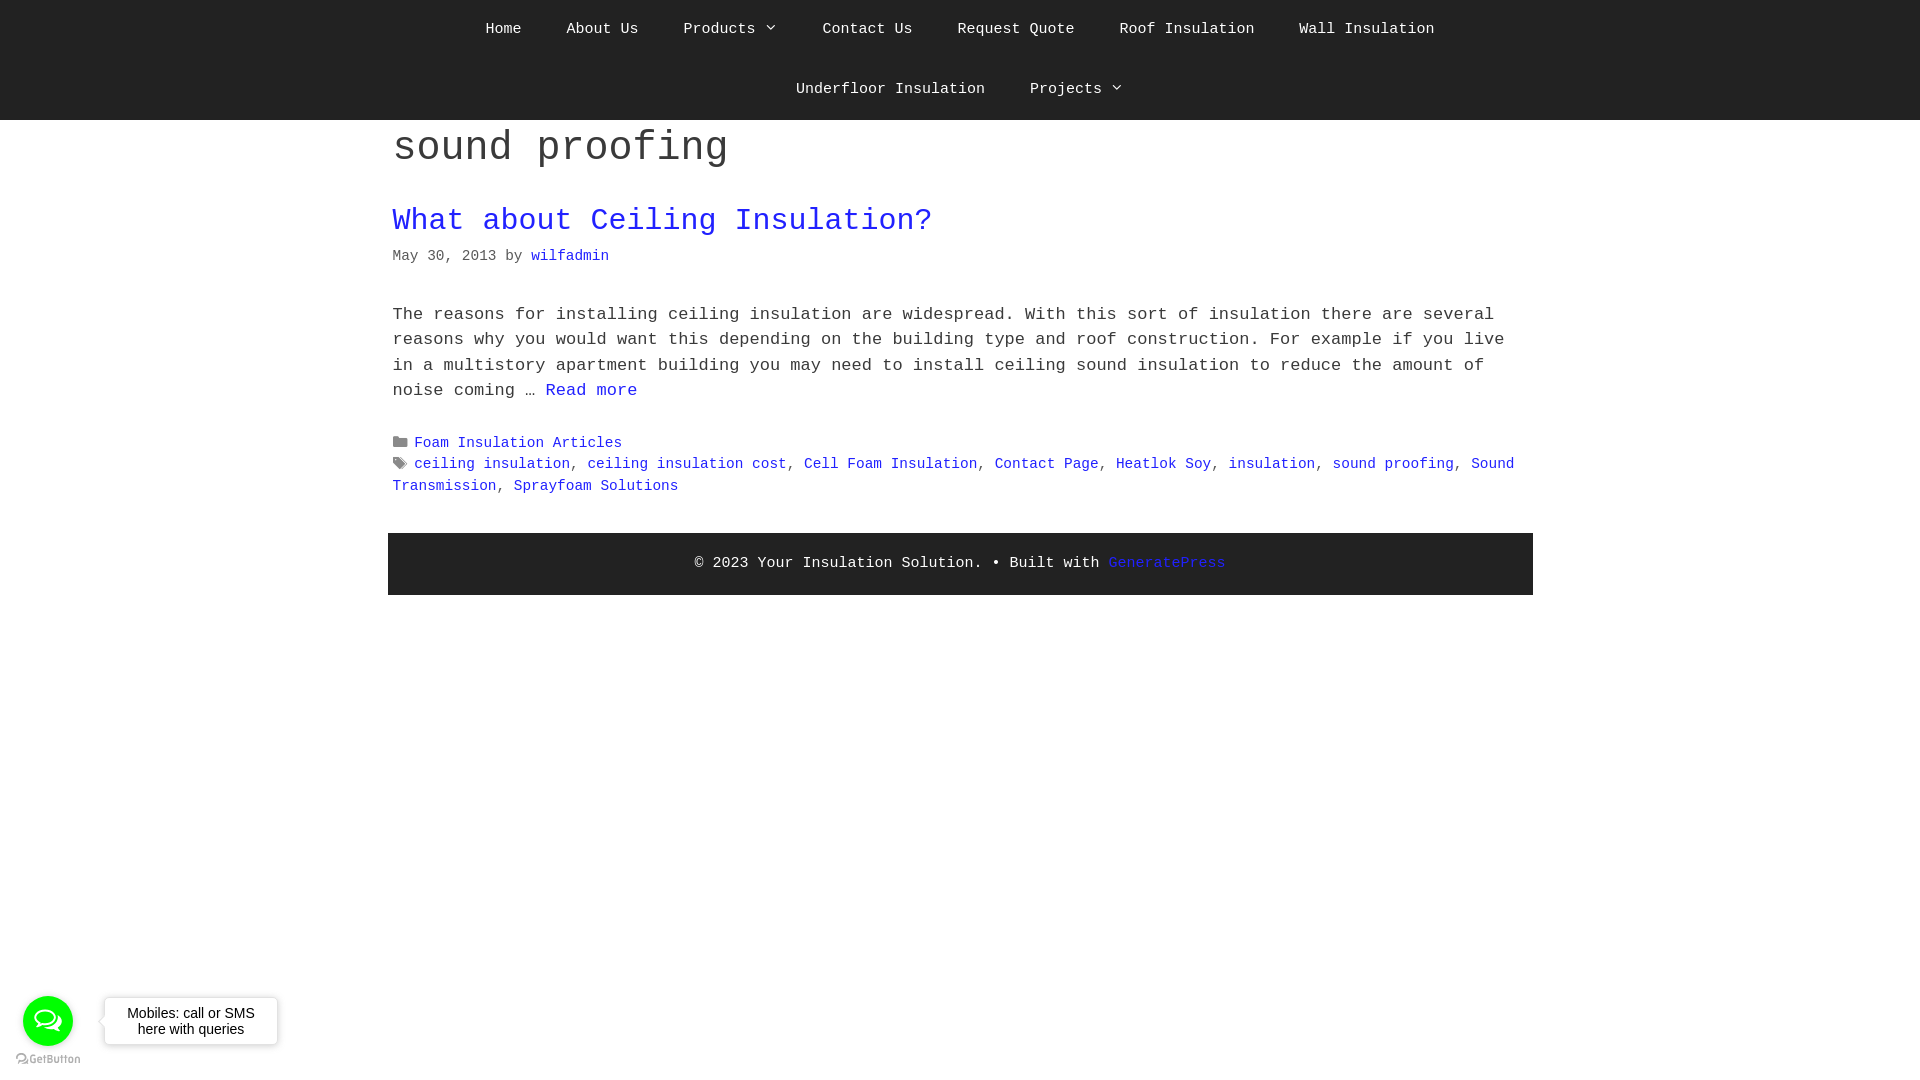  What do you see at coordinates (801, 30) in the screenshot?
I see `'Contact Us'` at bounding box center [801, 30].